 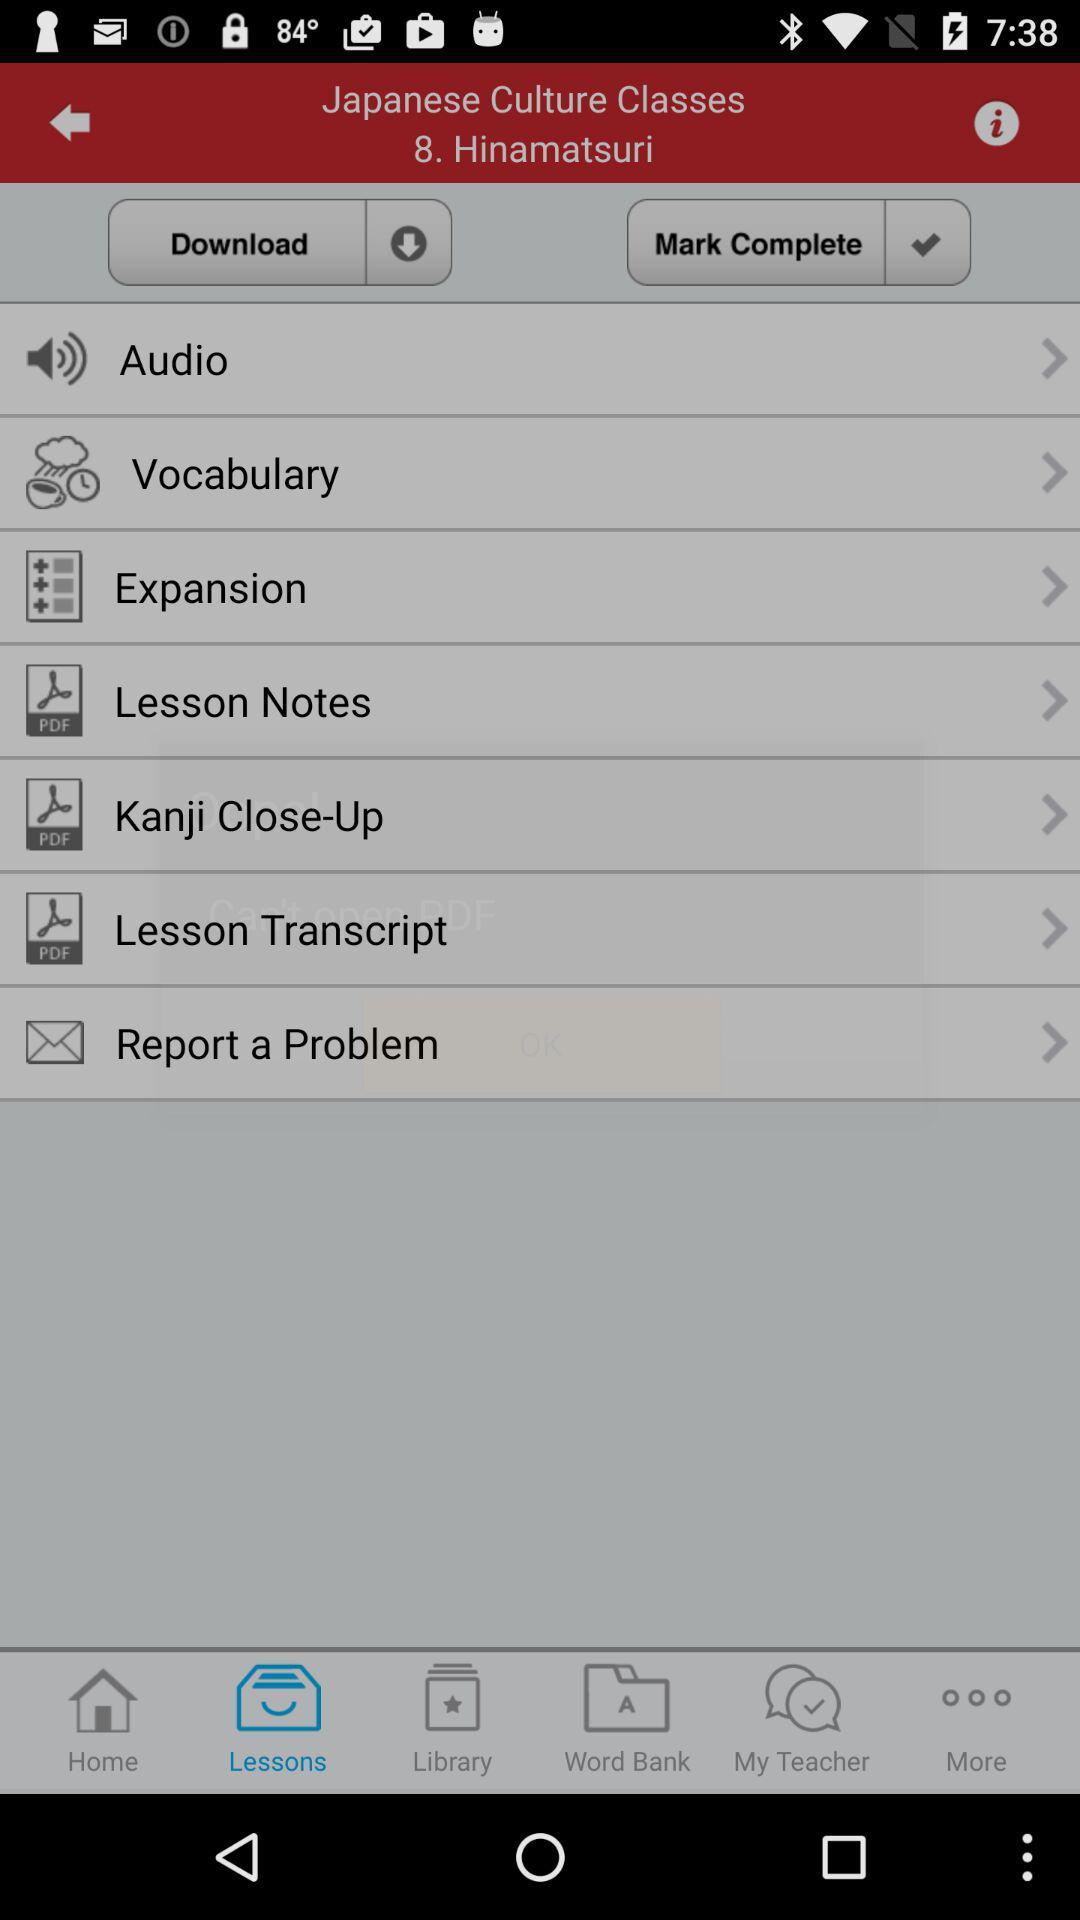 I want to click on icon above the vocabulary, so click(x=172, y=358).